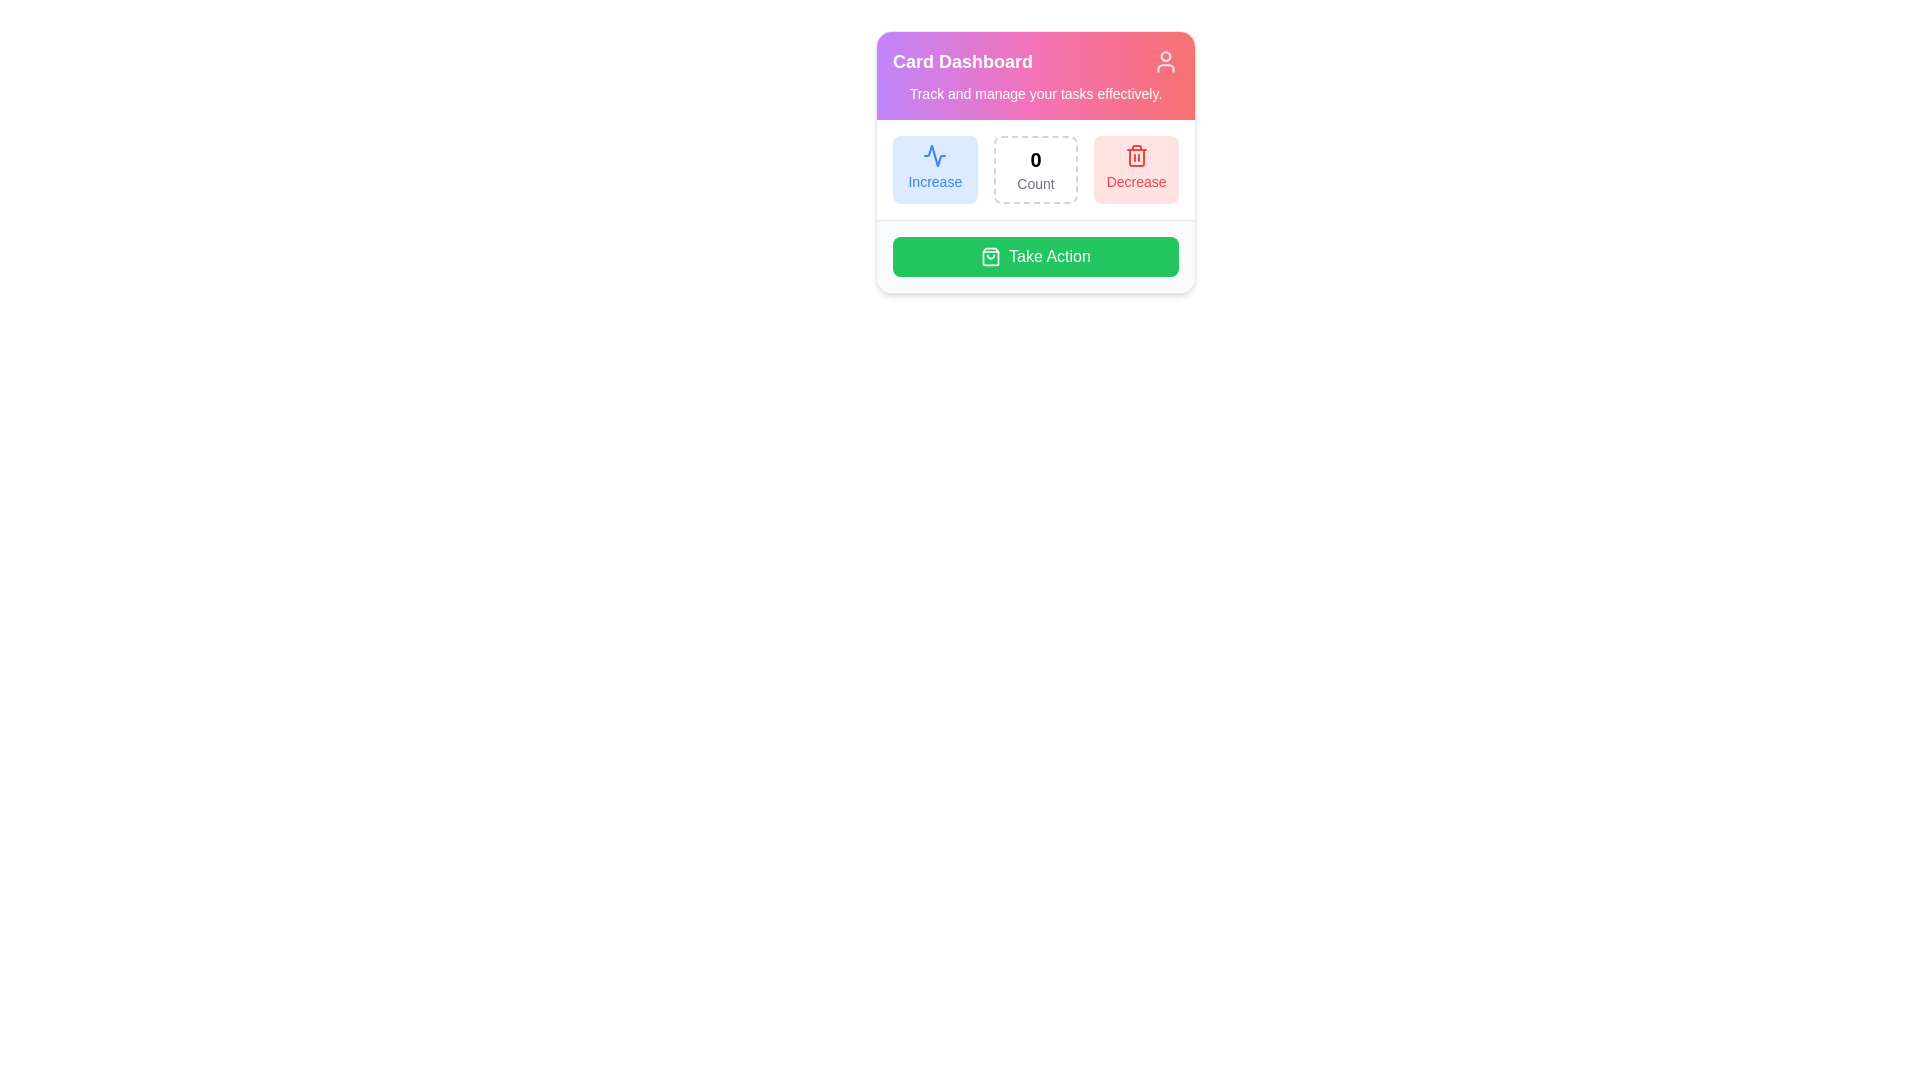 The image size is (1920, 1080). Describe the element at coordinates (1036, 184) in the screenshot. I see `the Text Label that provides context for the count value, located directly below the digit '0' within a dashed-bordered box, centered between the 'Increase' and 'Decrease' buttons` at that location.